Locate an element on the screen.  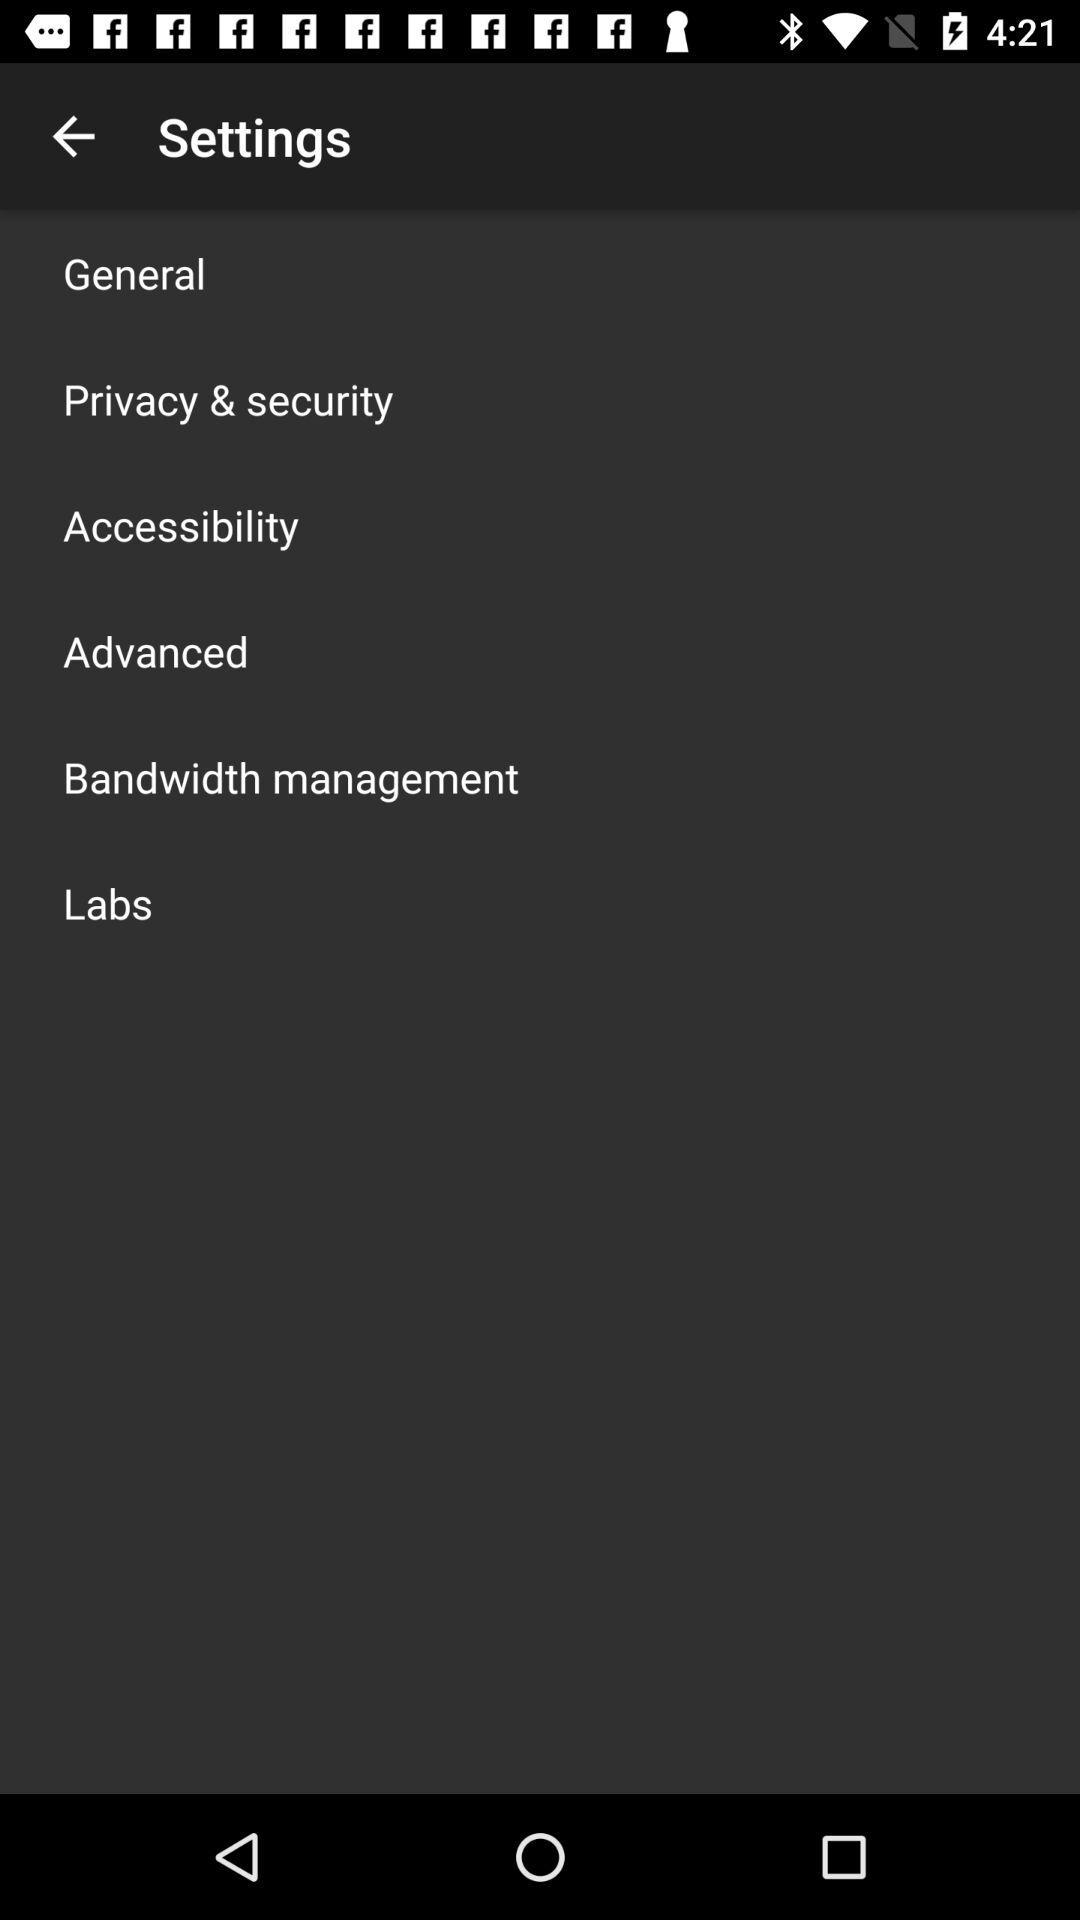
the app above labs app is located at coordinates (290, 776).